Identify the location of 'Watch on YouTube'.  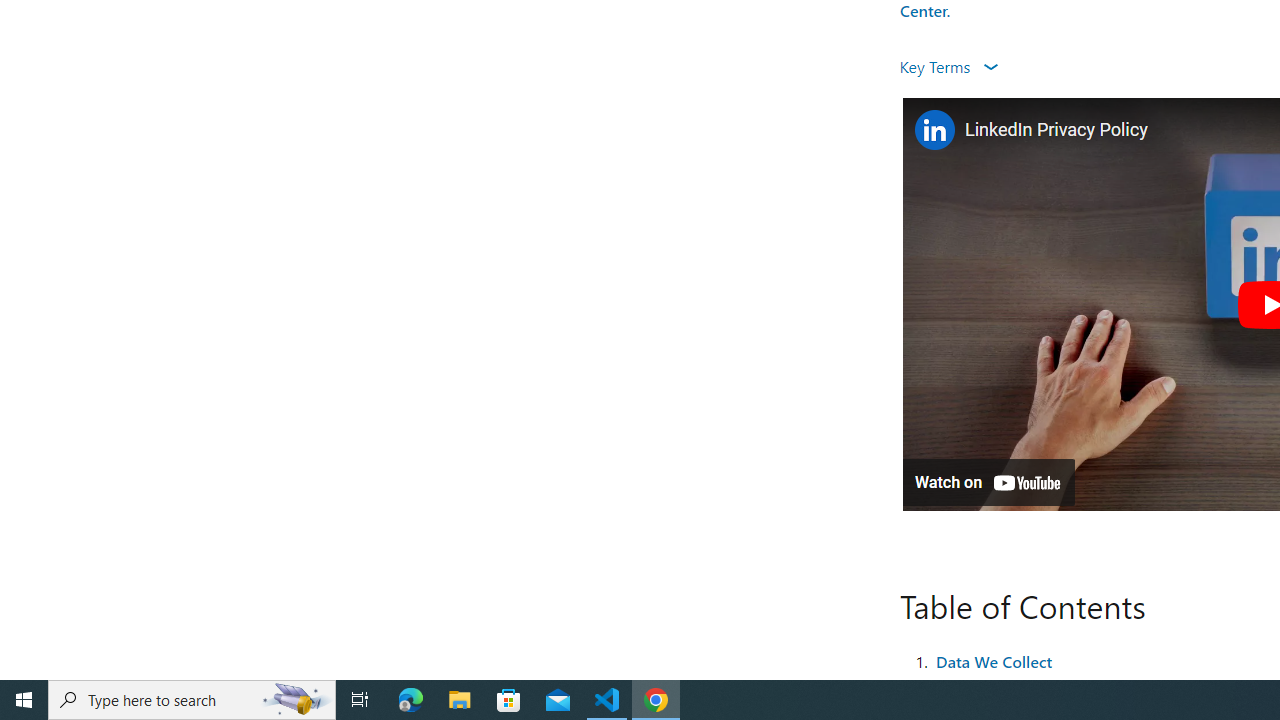
(988, 482).